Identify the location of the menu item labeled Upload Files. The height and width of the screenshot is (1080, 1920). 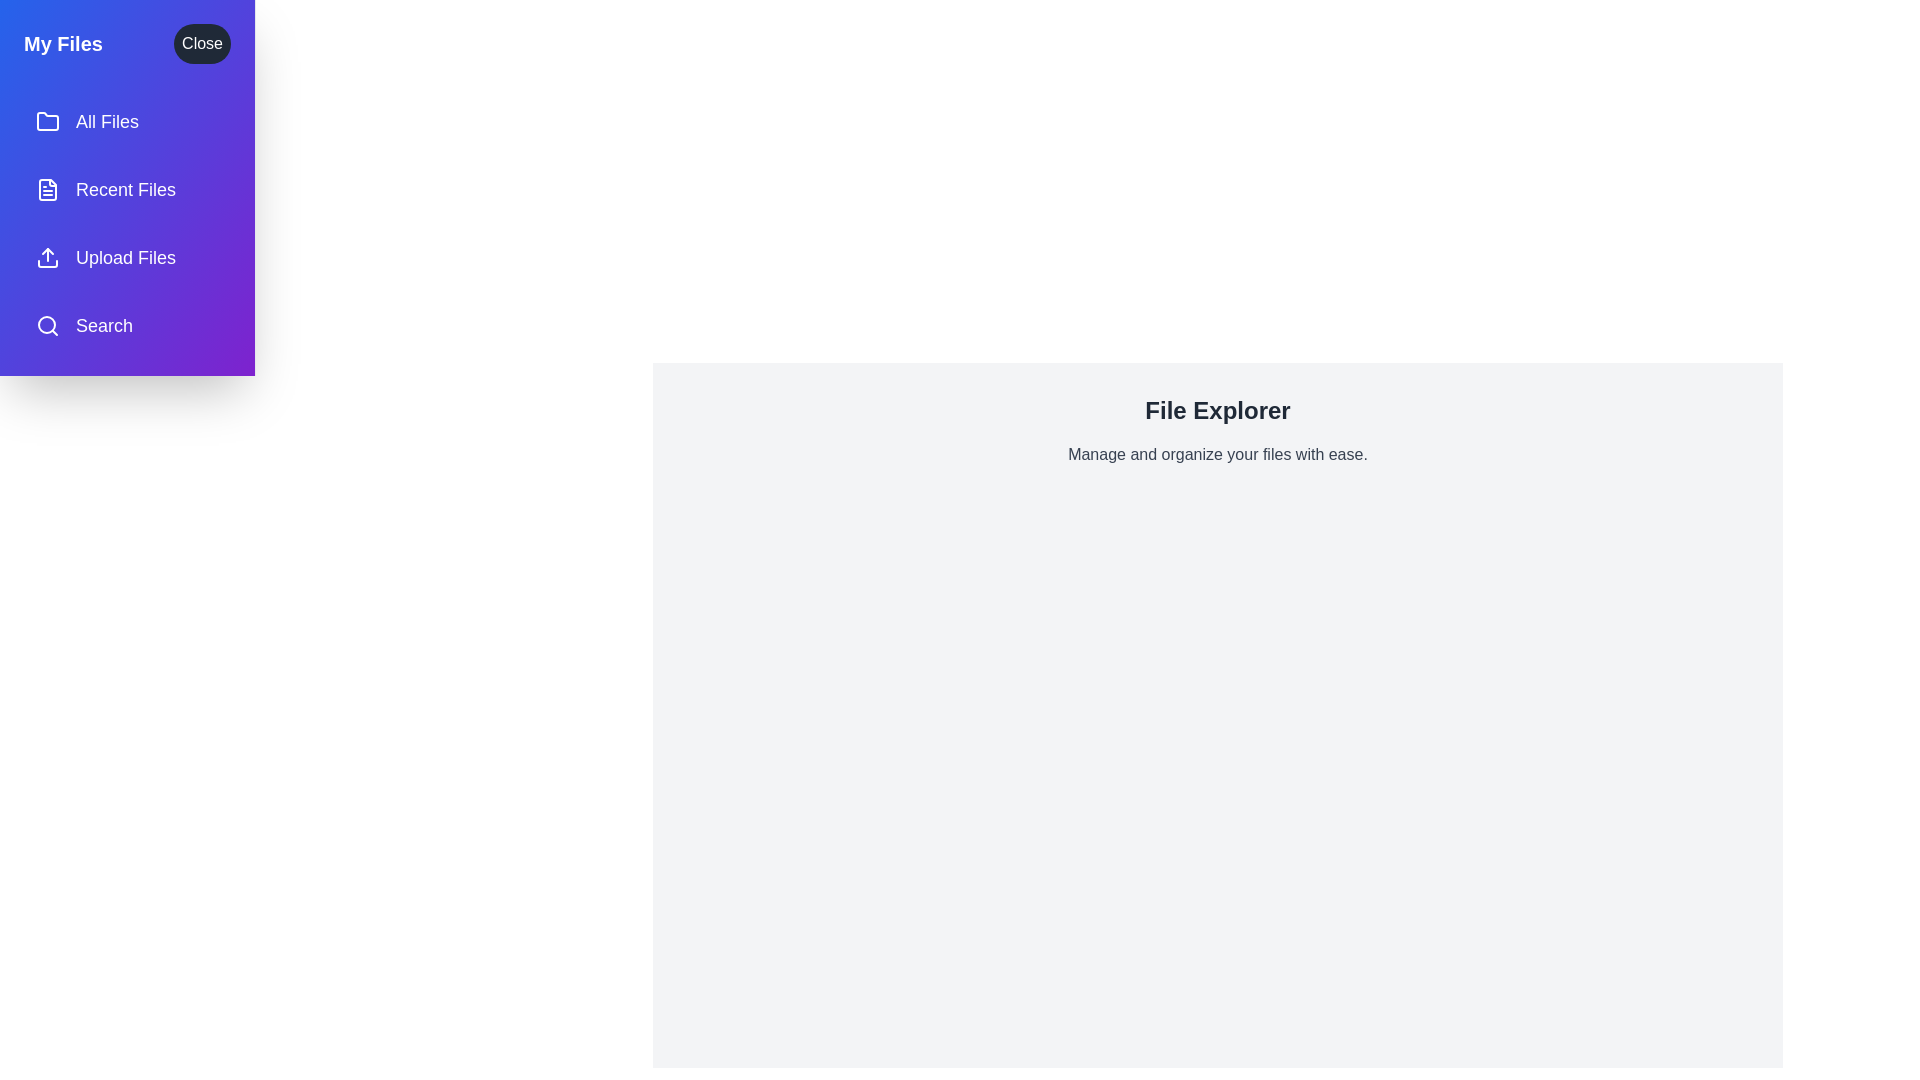
(126, 257).